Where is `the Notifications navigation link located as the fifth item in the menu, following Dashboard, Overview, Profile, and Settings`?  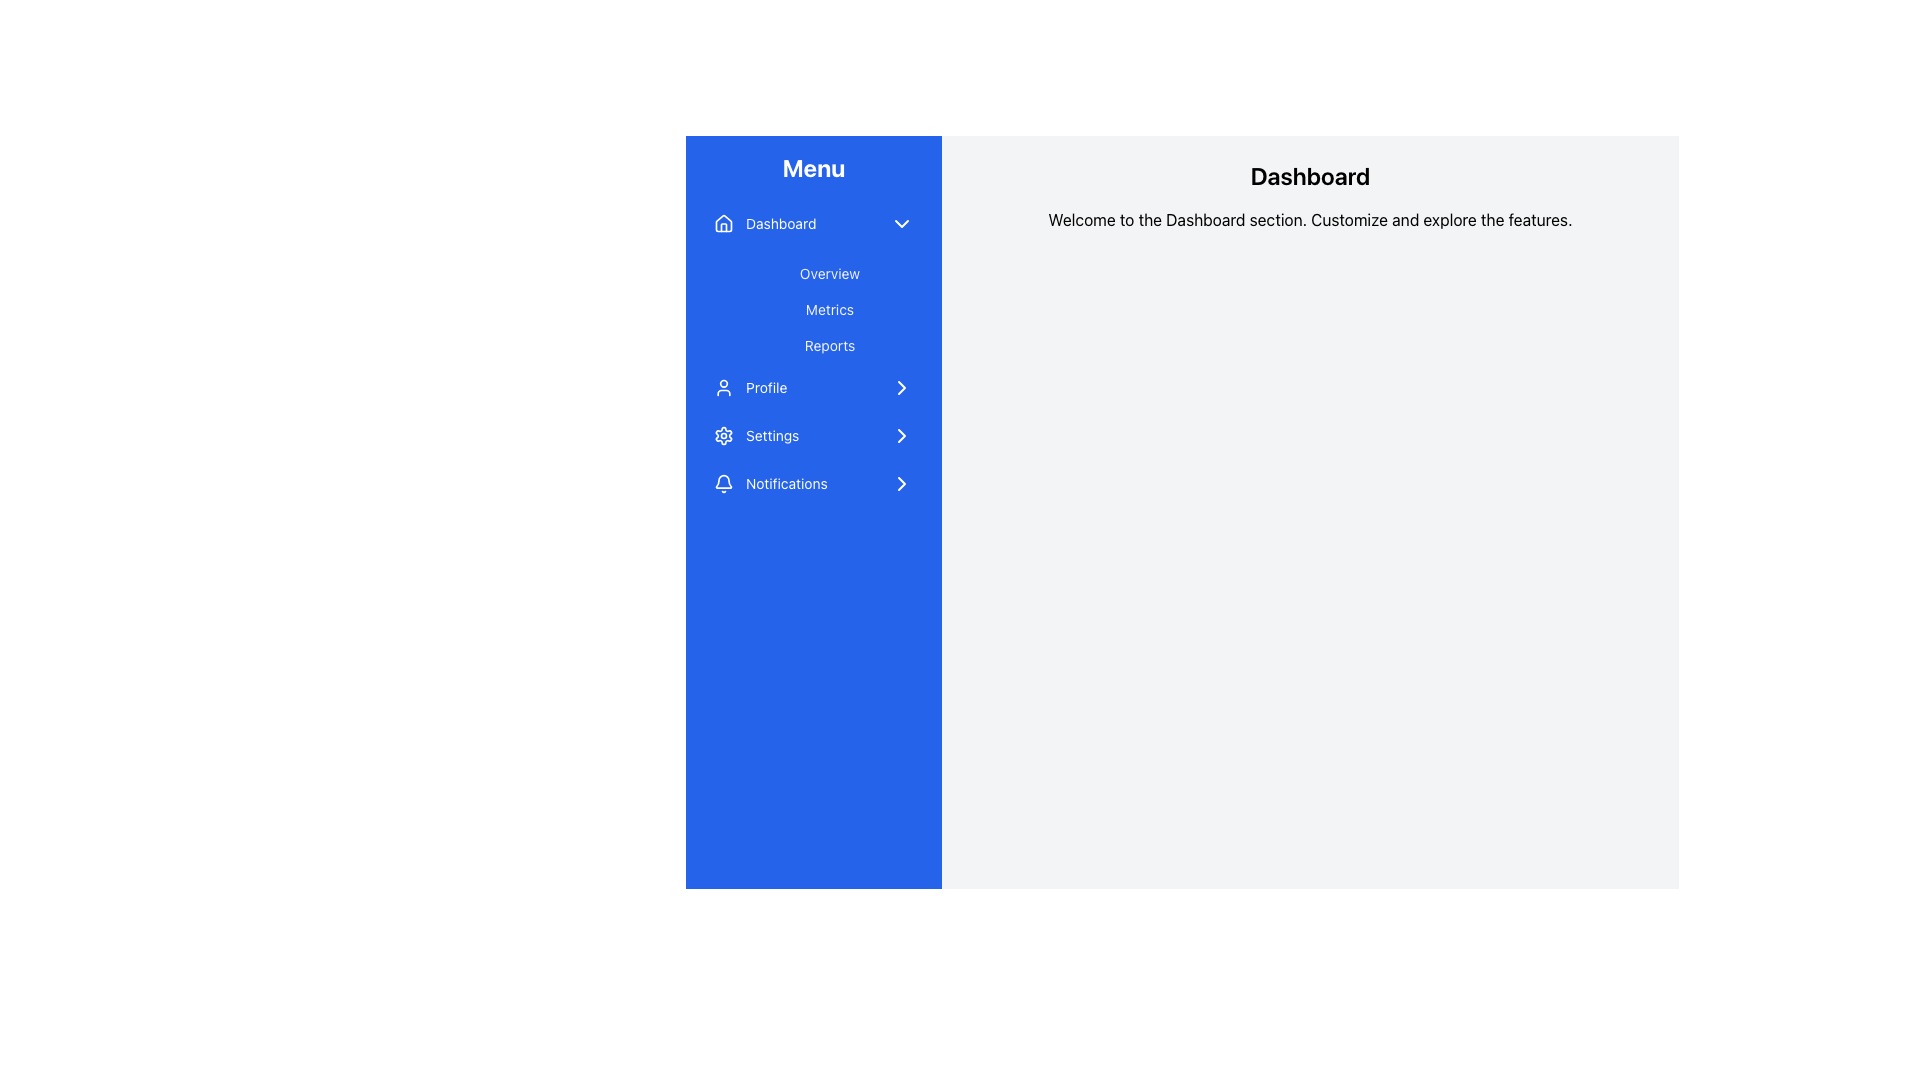
the Notifications navigation link located as the fifth item in the menu, following Dashboard, Overview, Profile, and Settings is located at coordinates (814, 483).